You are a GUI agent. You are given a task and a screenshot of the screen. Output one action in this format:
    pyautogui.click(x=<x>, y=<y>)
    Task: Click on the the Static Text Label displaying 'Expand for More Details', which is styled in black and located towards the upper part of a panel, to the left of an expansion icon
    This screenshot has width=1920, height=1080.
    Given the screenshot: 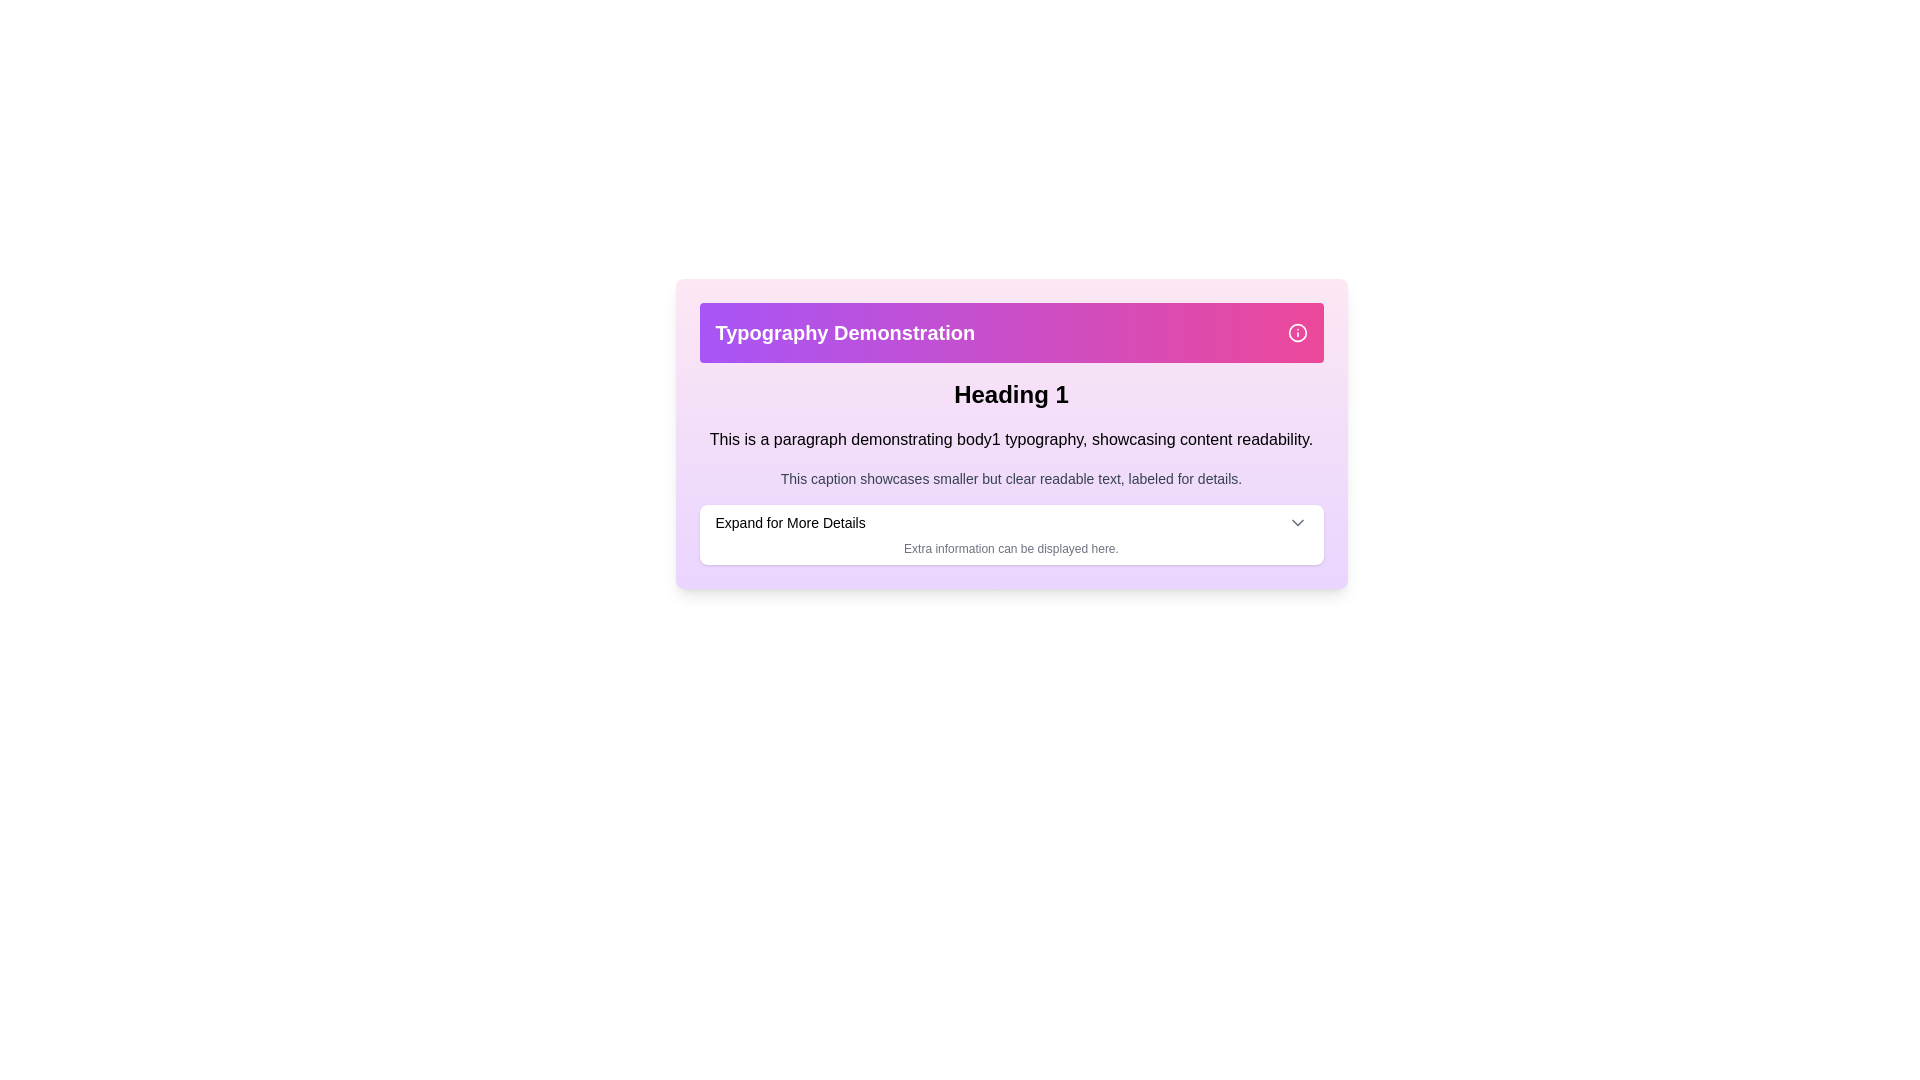 What is the action you would take?
    pyautogui.click(x=789, y=522)
    